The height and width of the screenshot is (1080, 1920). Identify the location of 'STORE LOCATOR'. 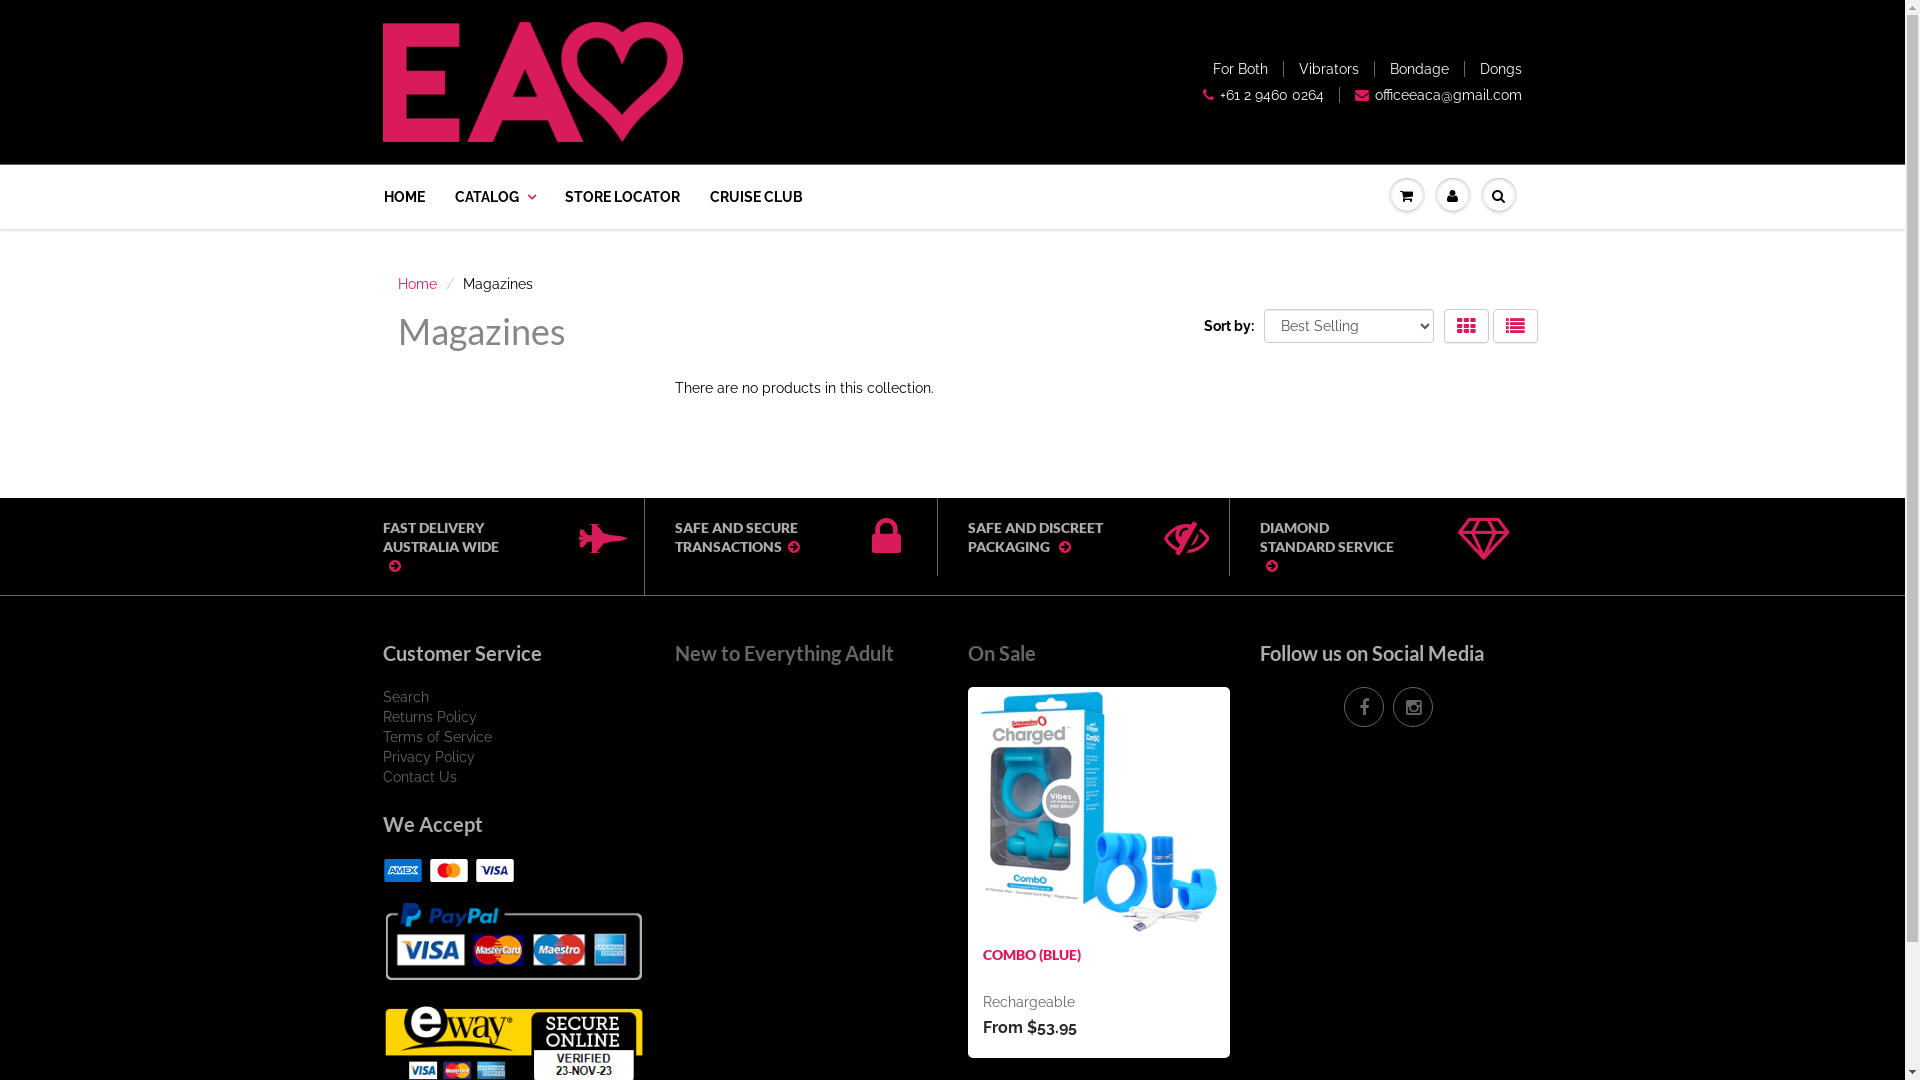
(621, 196).